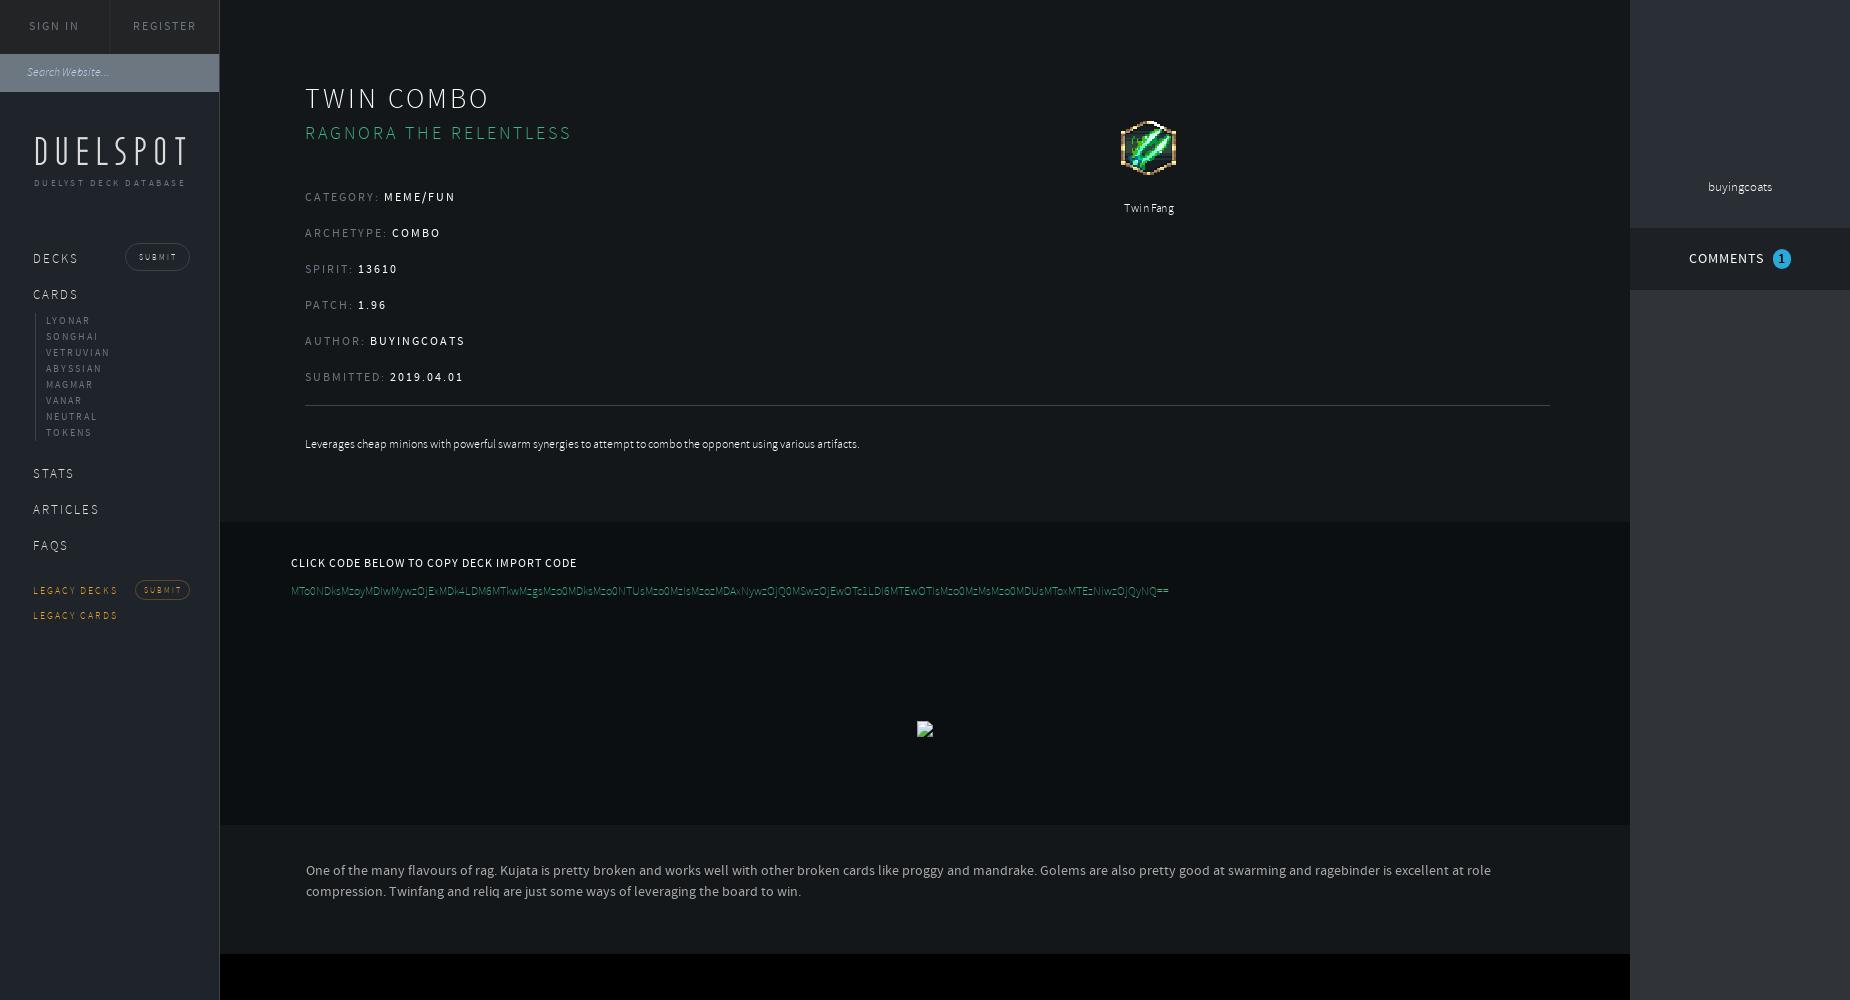  What do you see at coordinates (302, 97) in the screenshot?
I see `'Twin Combo'` at bounding box center [302, 97].